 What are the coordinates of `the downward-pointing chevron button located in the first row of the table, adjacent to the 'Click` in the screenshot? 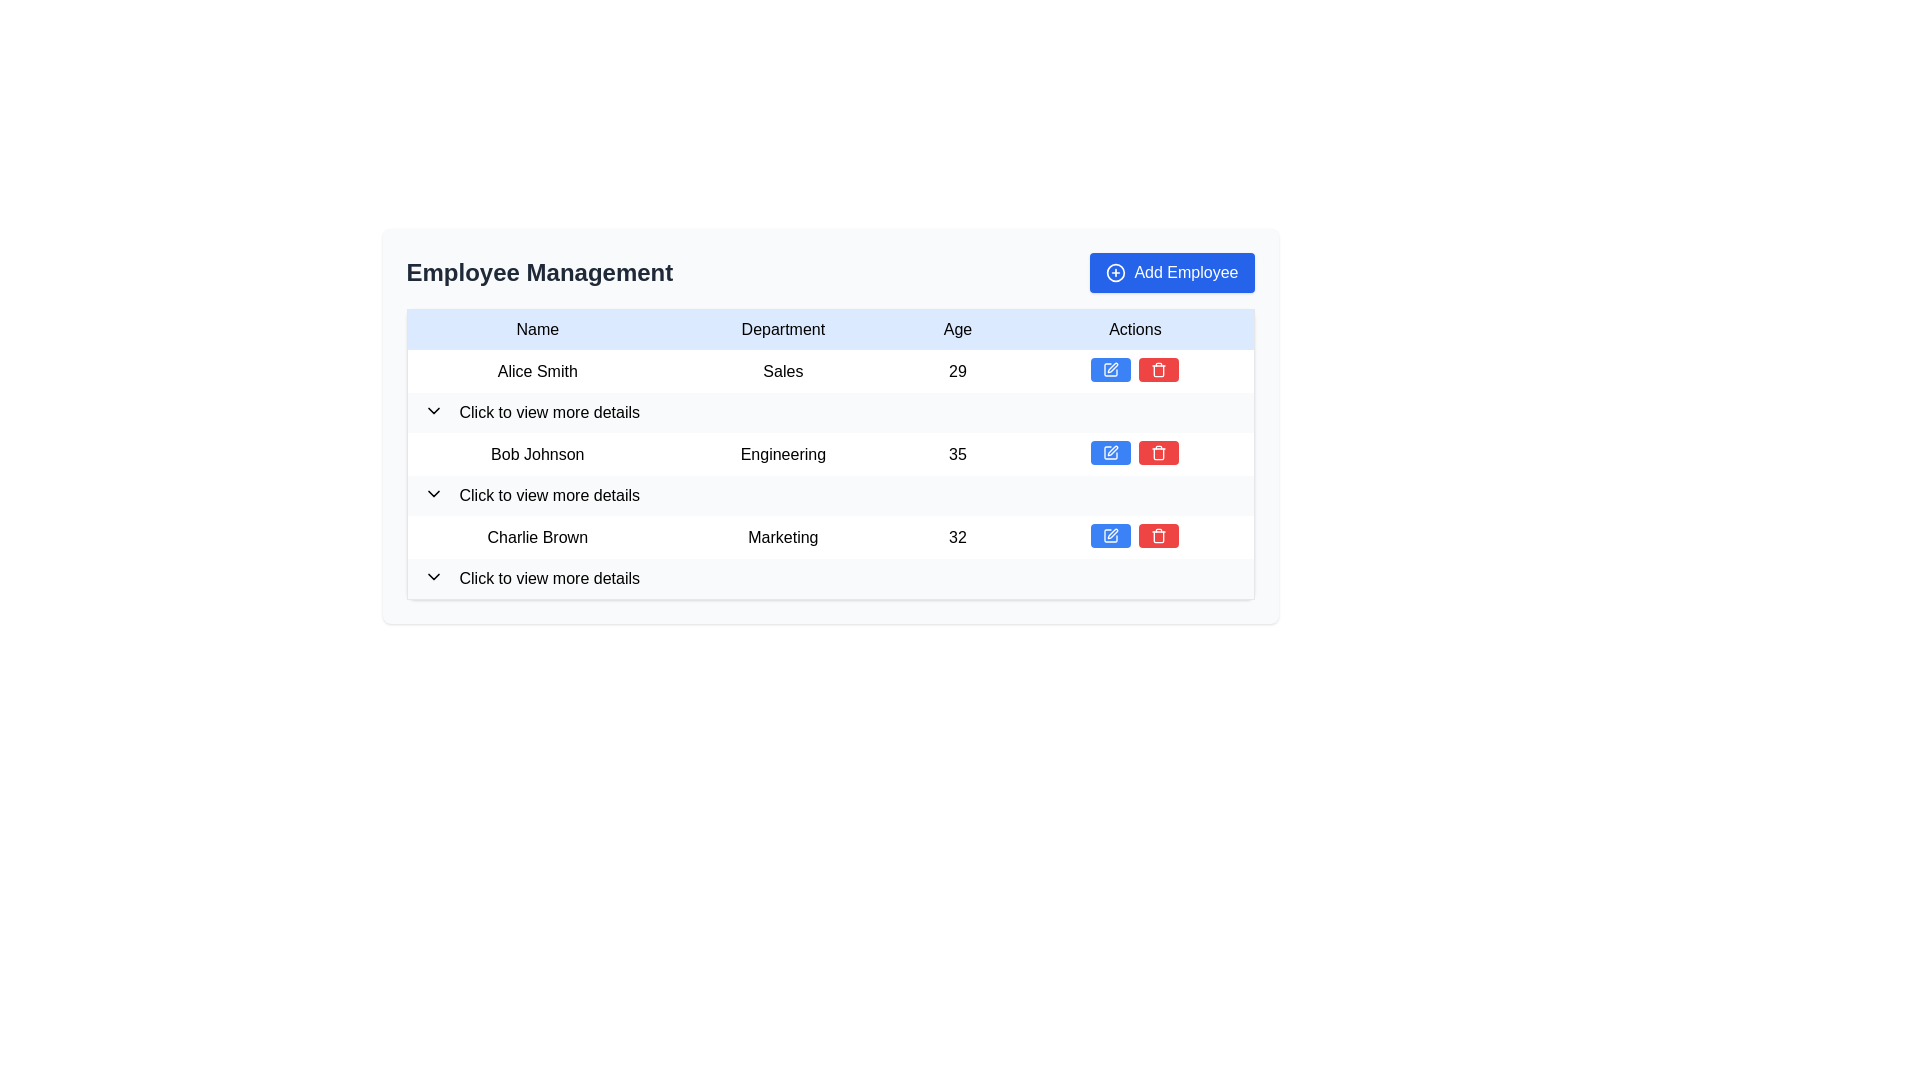 It's located at (432, 410).